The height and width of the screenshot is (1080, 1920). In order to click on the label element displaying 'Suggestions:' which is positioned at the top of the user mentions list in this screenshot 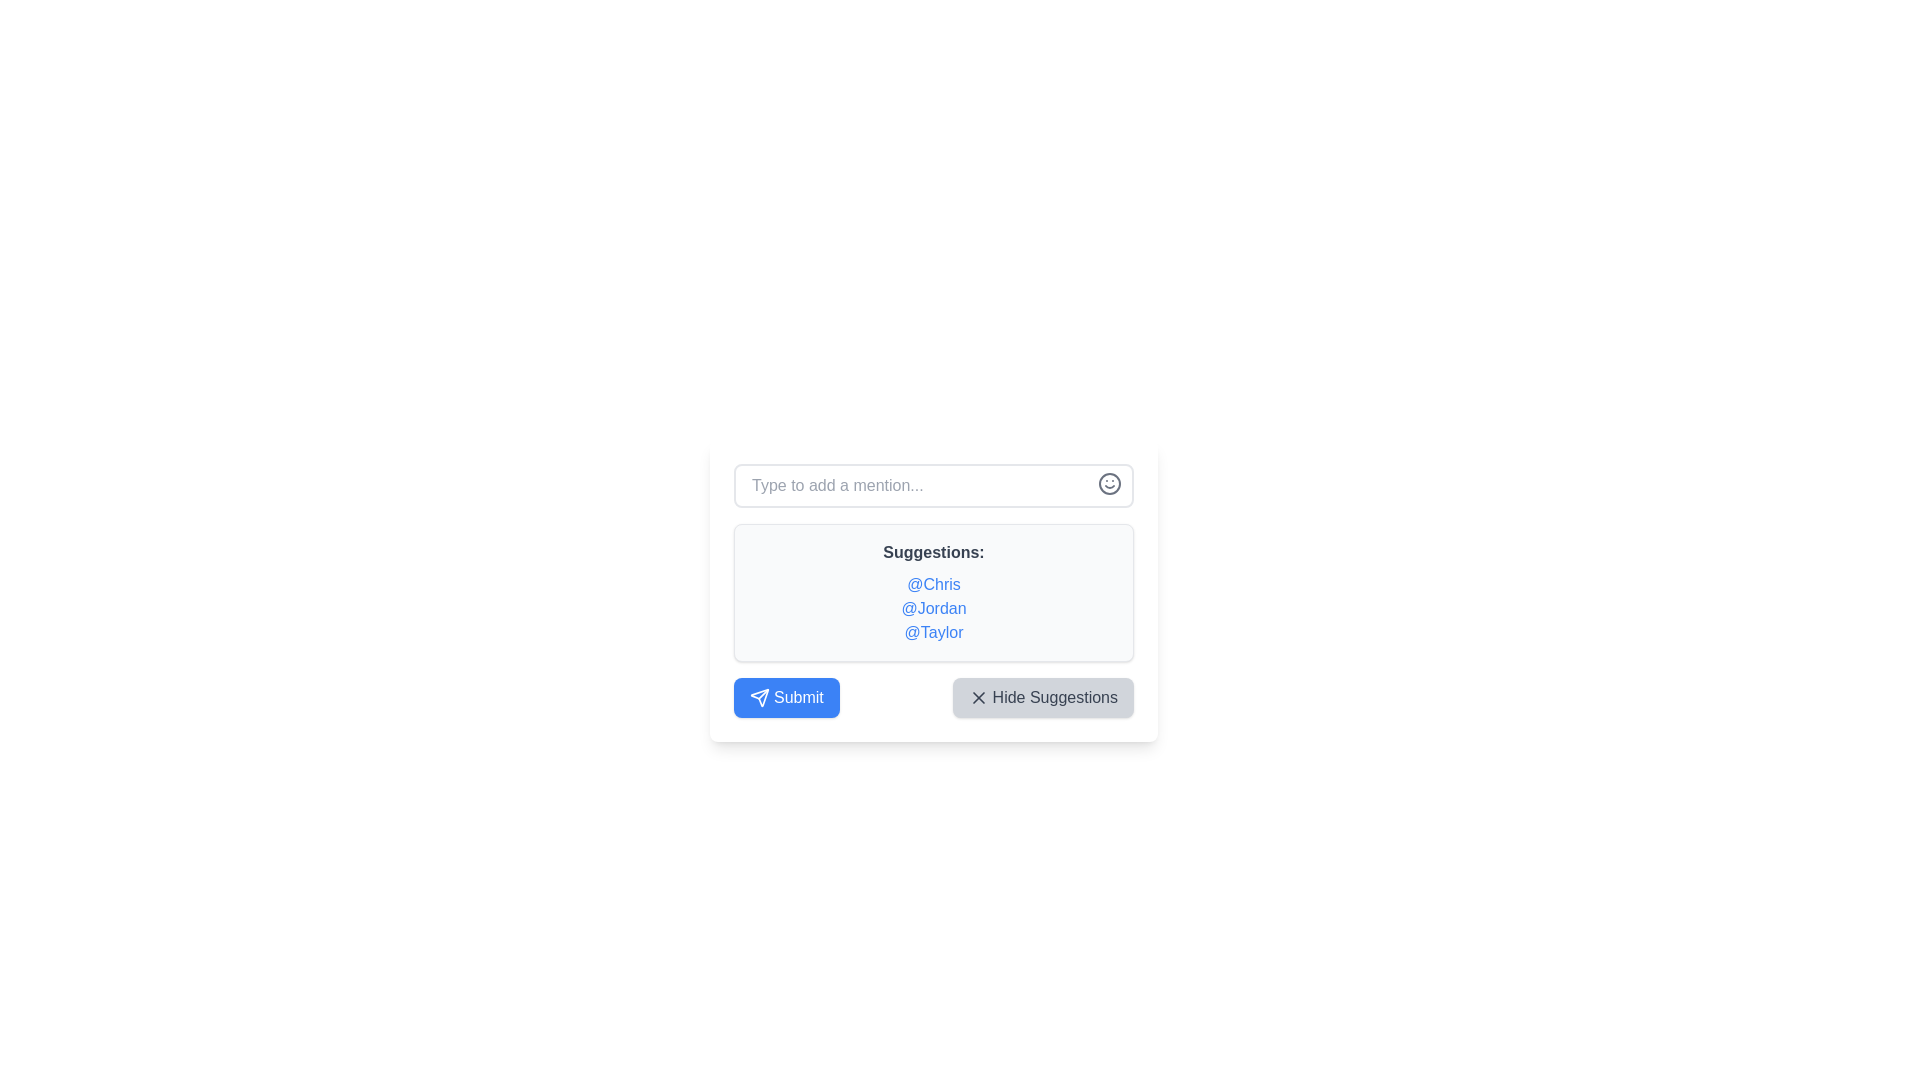, I will do `click(933, 552)`.